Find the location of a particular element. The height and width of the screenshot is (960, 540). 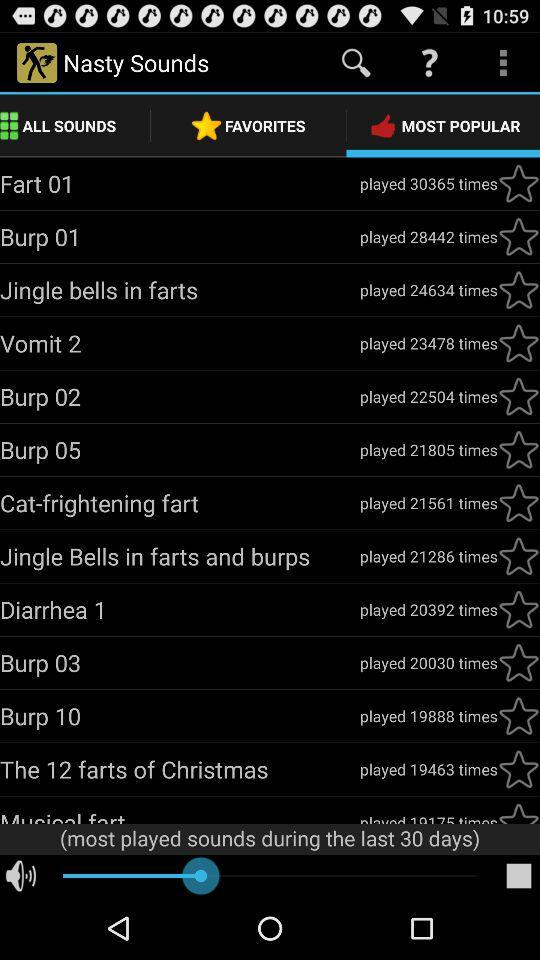

favourite is located at coordinates (518, 502).